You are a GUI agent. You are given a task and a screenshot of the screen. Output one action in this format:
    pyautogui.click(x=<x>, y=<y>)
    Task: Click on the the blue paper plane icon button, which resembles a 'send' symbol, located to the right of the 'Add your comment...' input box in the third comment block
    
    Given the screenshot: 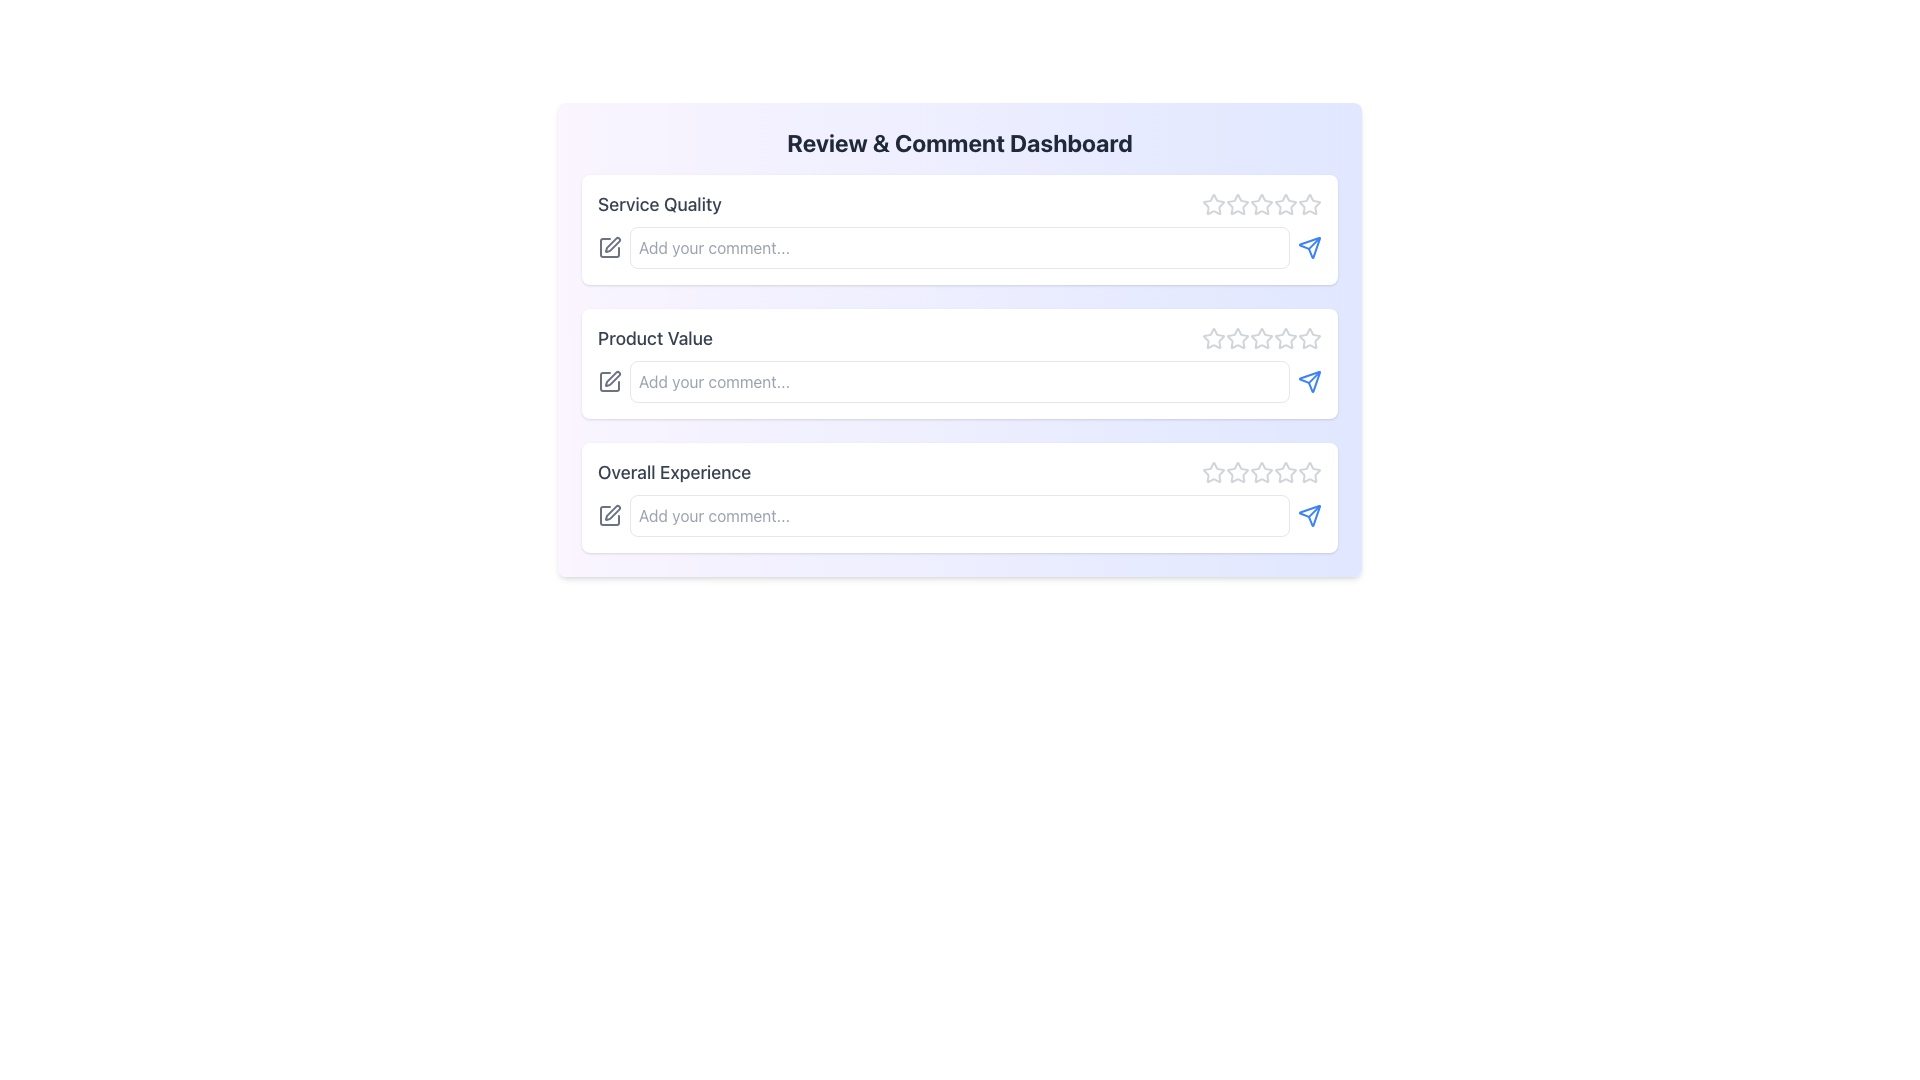 What is the action you would take?
    pyautogui.click(x=1310, y=246)
    